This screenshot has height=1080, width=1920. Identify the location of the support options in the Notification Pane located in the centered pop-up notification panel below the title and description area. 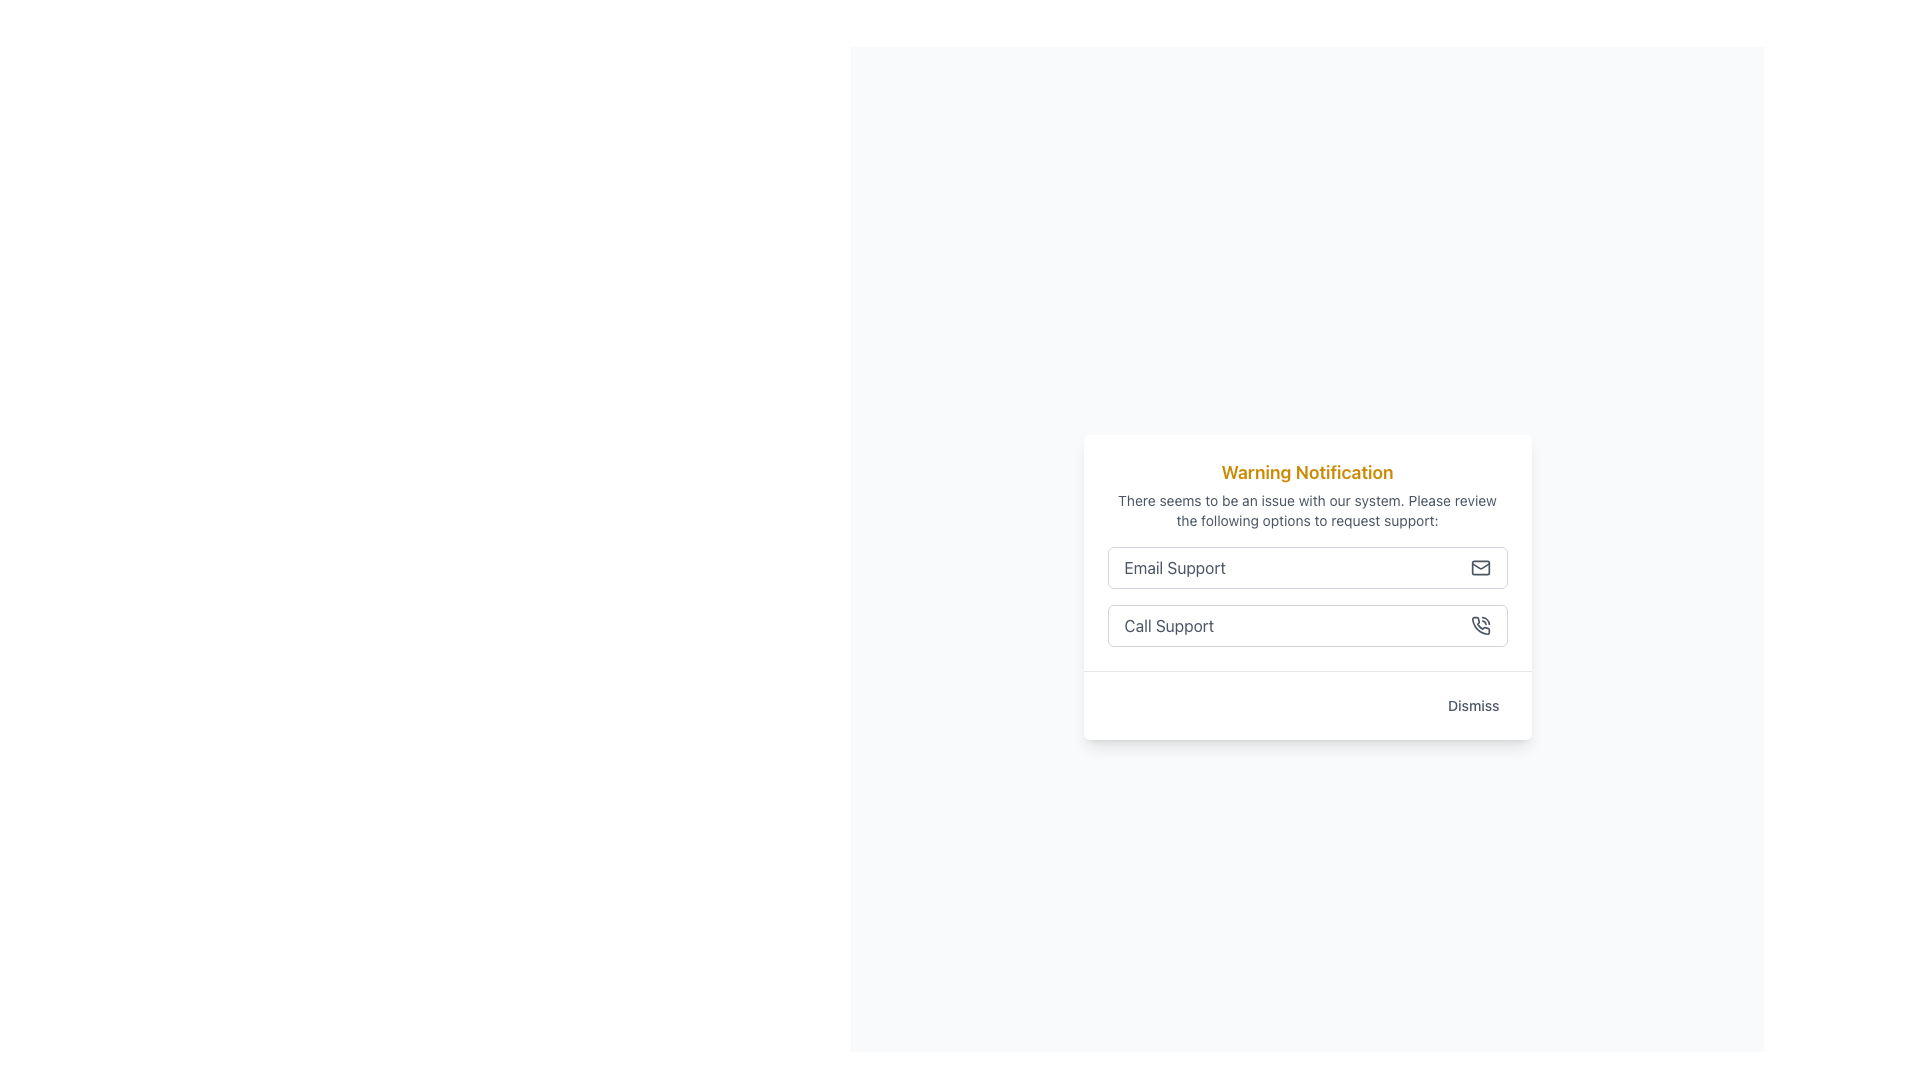
(1307, 552).